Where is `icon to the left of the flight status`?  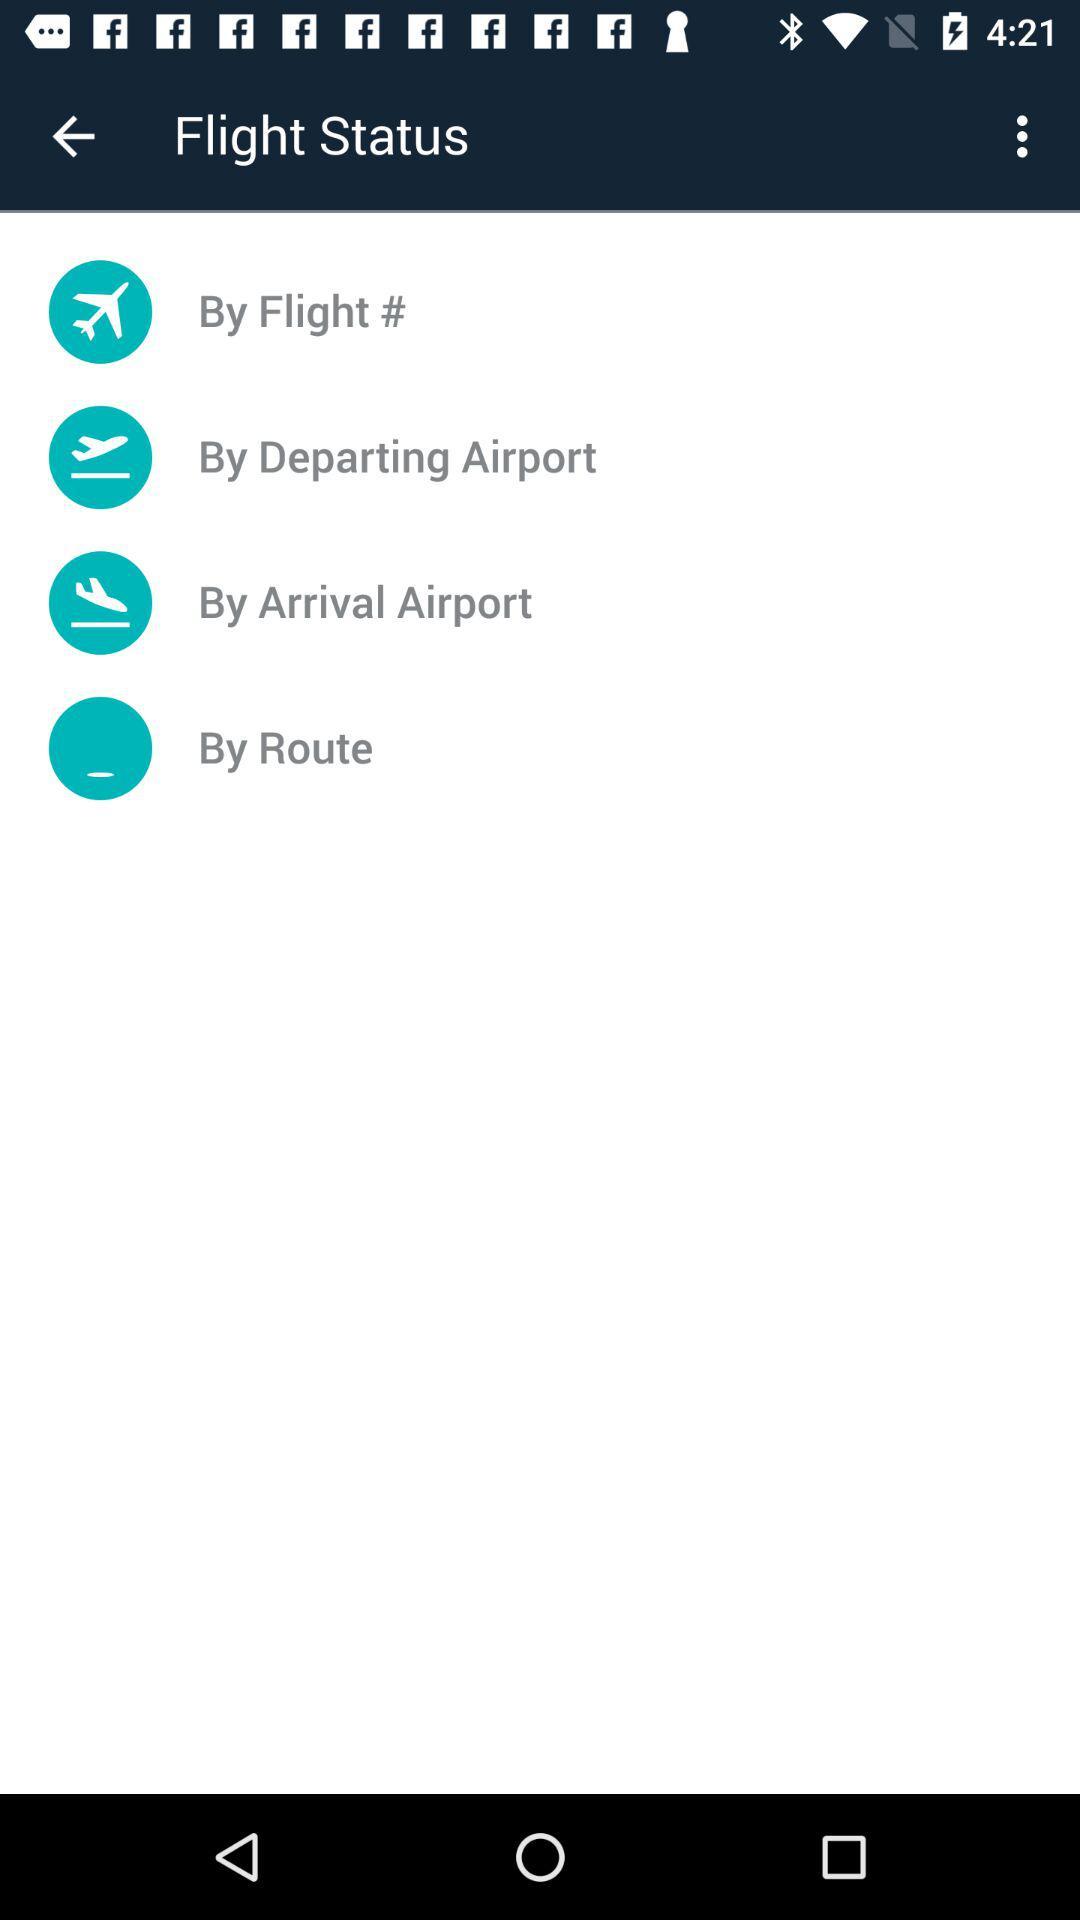
icon to the left of the flight status is located at coordinates (72, 135).